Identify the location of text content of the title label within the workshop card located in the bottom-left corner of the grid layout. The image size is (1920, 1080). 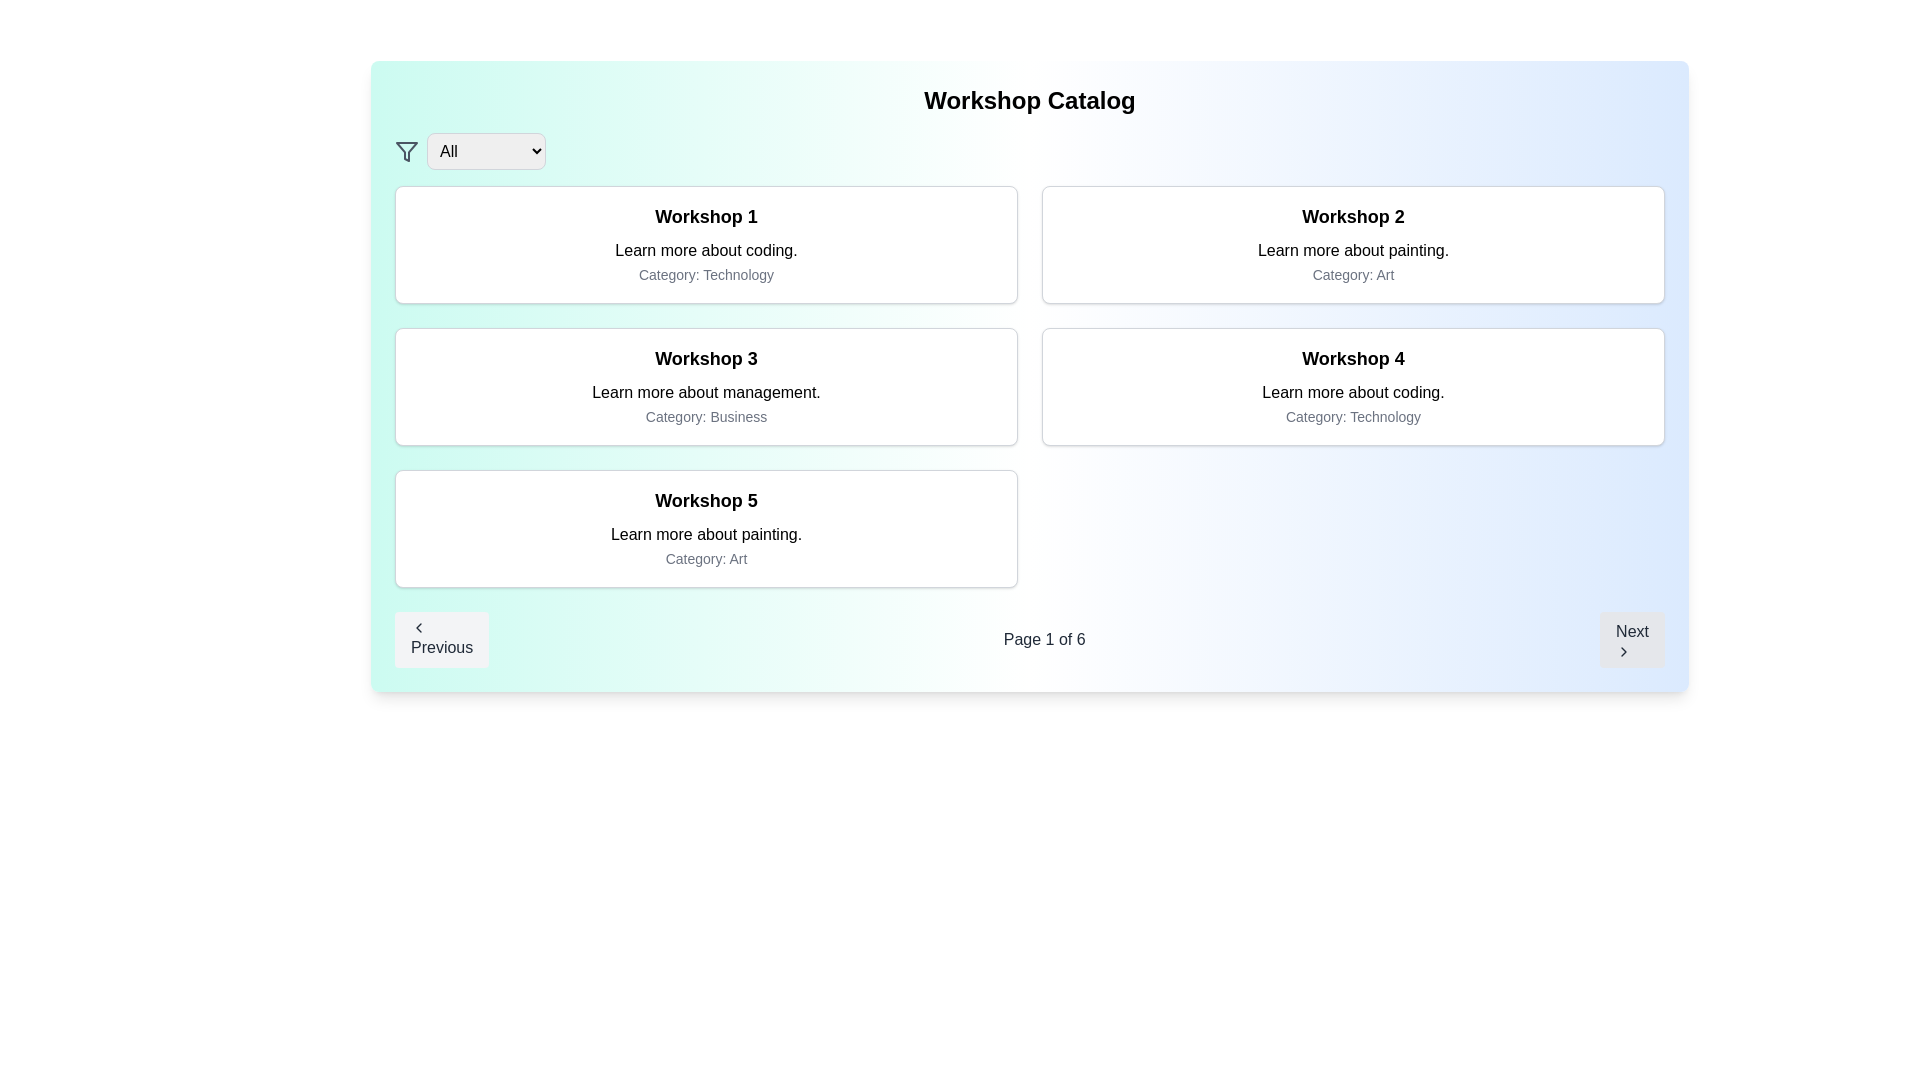
(706, 500).